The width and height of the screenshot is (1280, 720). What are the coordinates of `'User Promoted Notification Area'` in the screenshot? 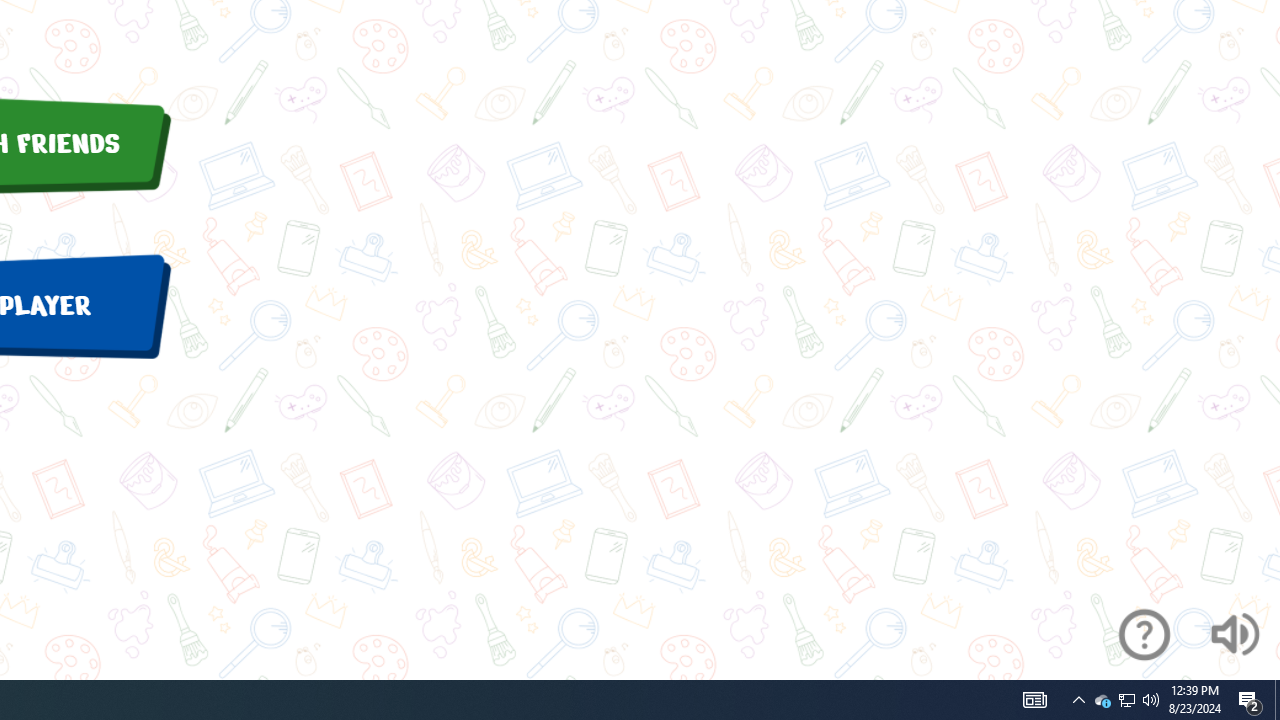 It's located at (1127, 698).